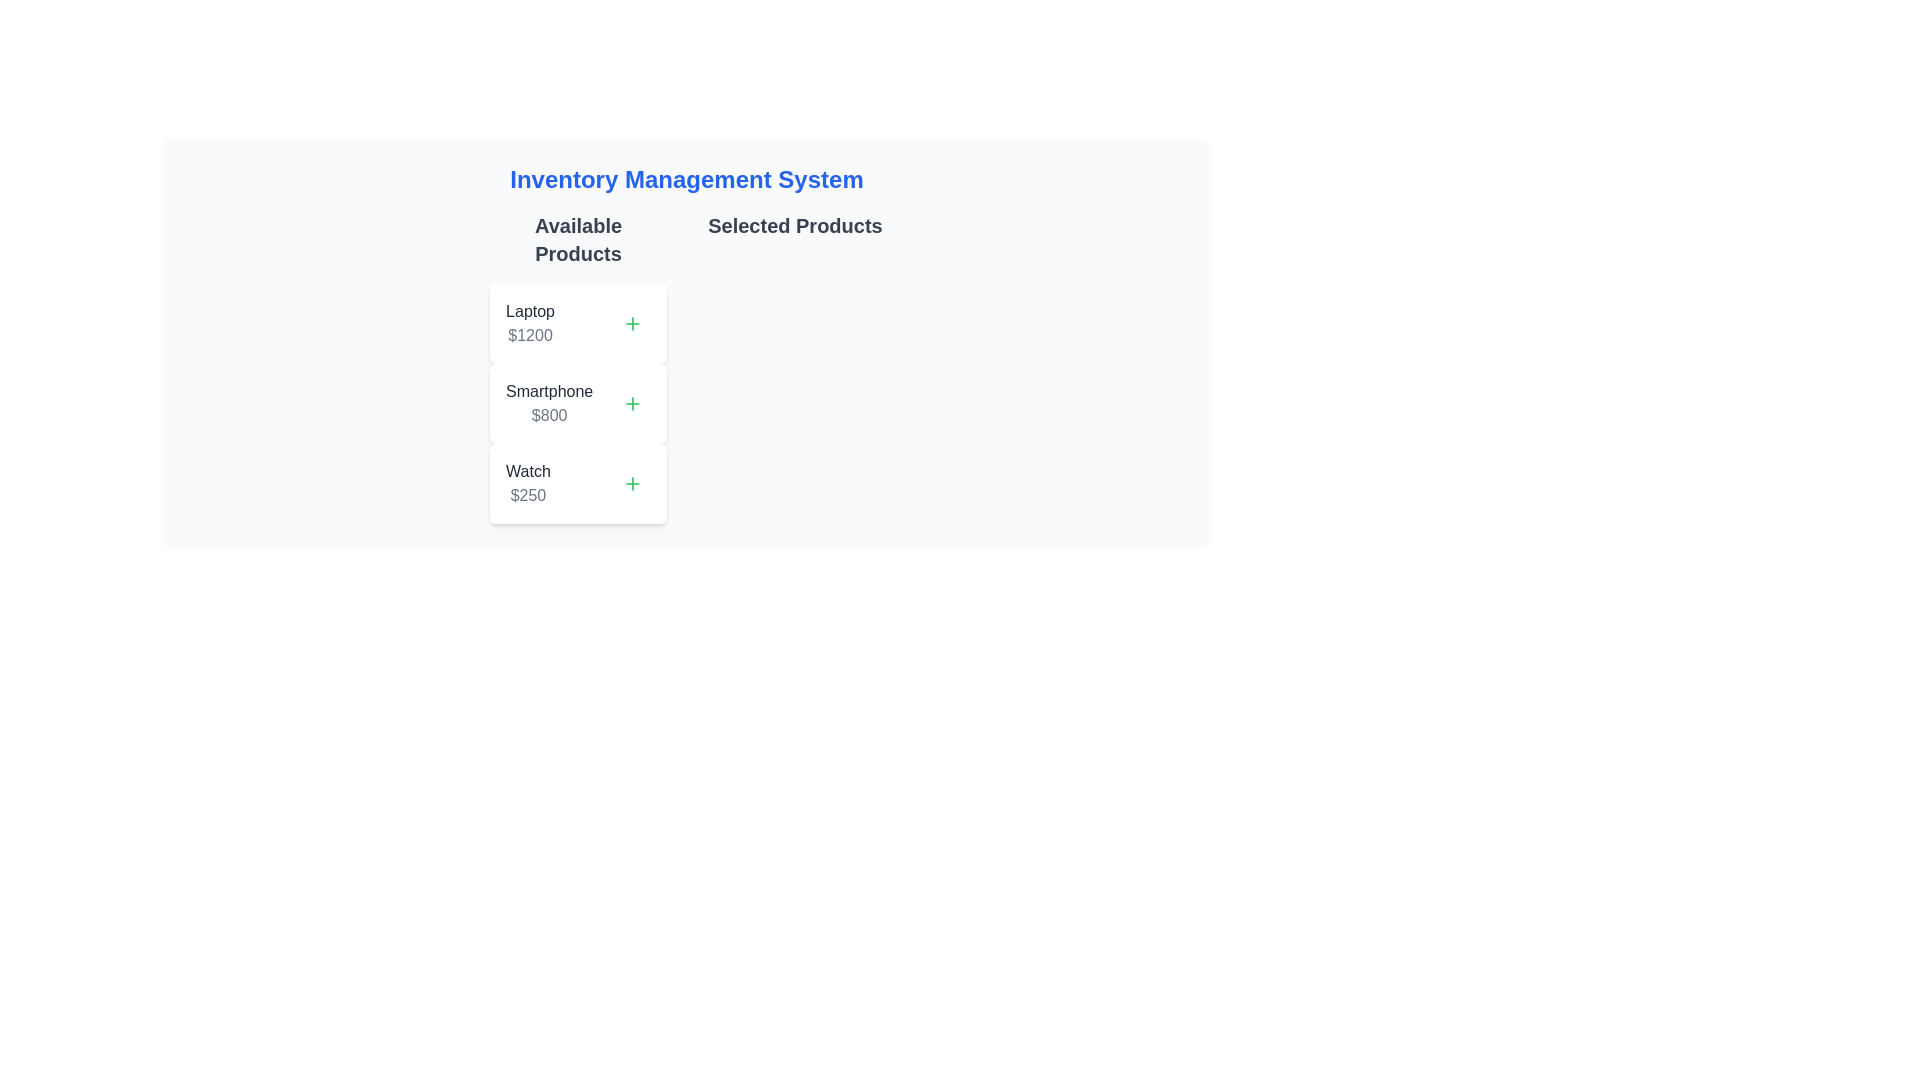  I want to click on the text label displaying '$250' in gray color, located beneath the 'Watch' text in the 'Available Products' section, so click(528, 495).